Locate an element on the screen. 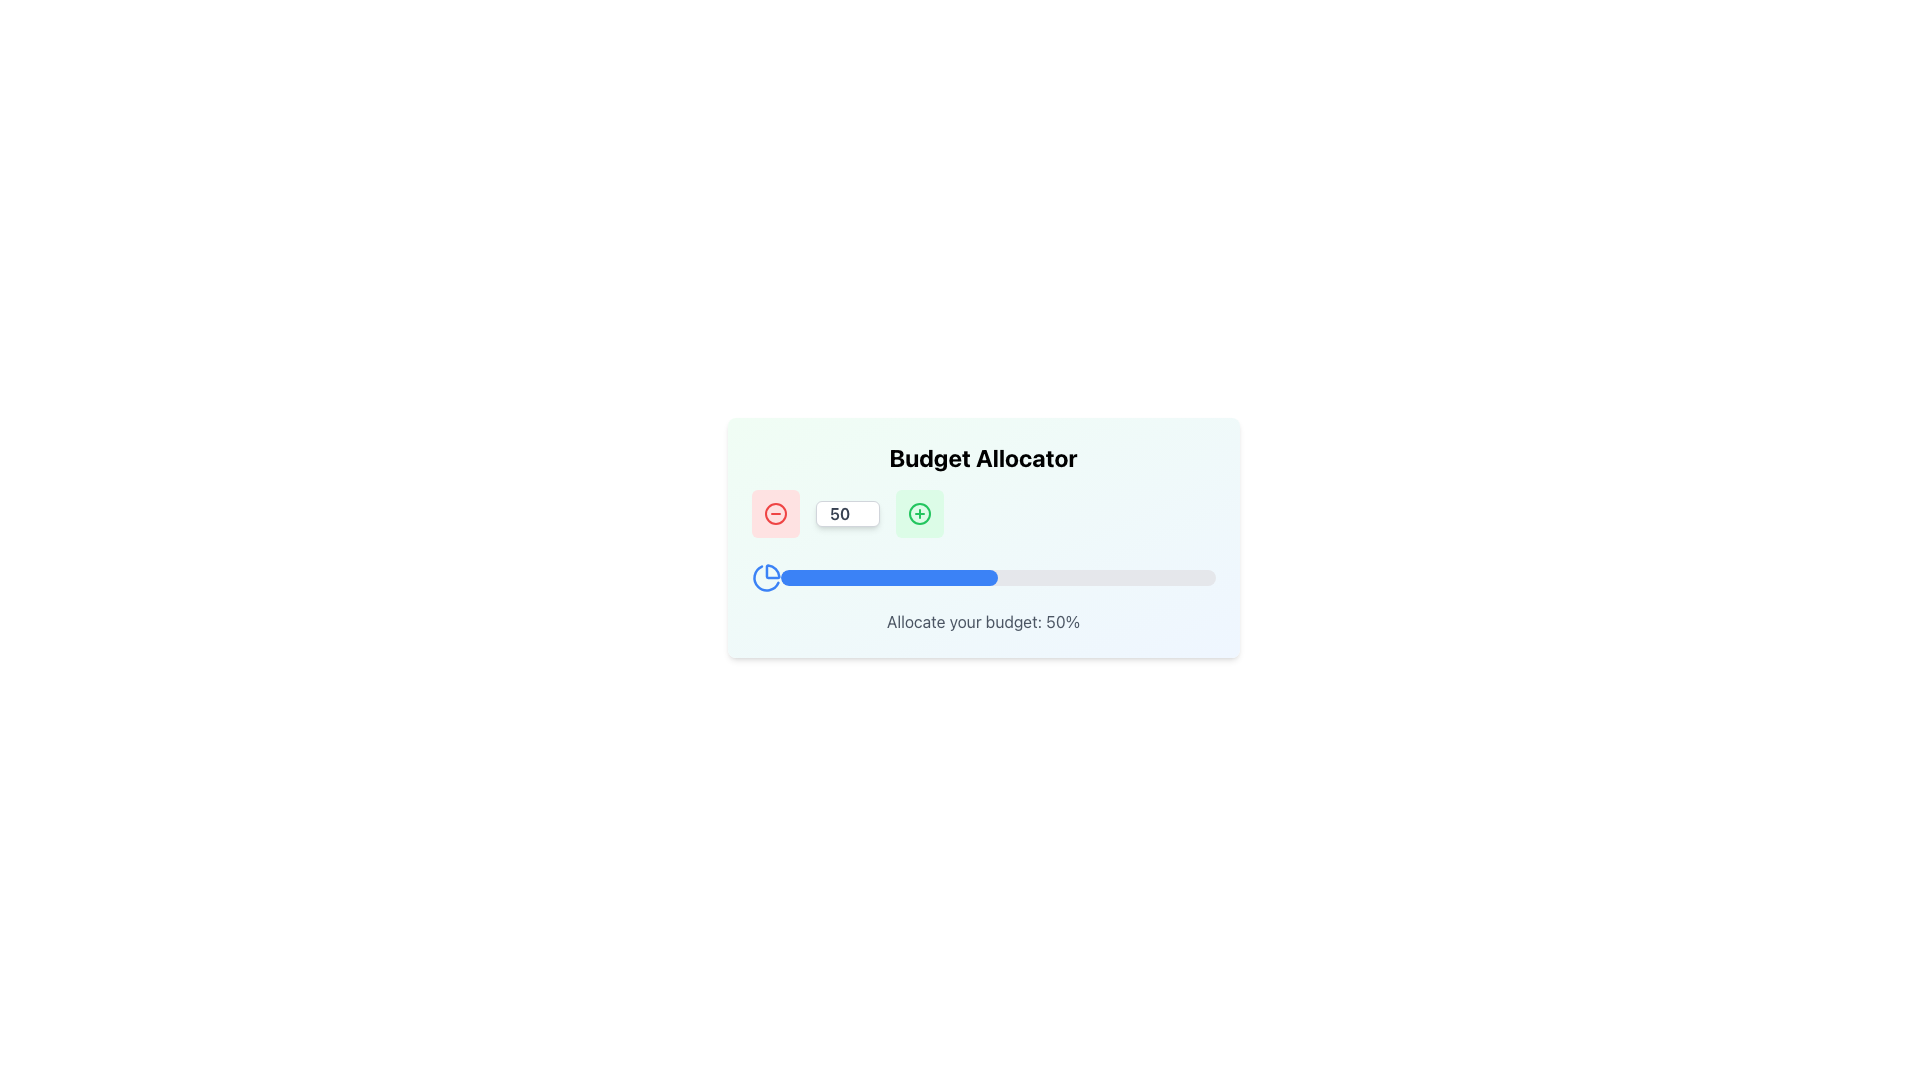  the distribution icon located on the left side of the progress bar, which represents allocation related to the progress data is located at coordinates (765, 578).